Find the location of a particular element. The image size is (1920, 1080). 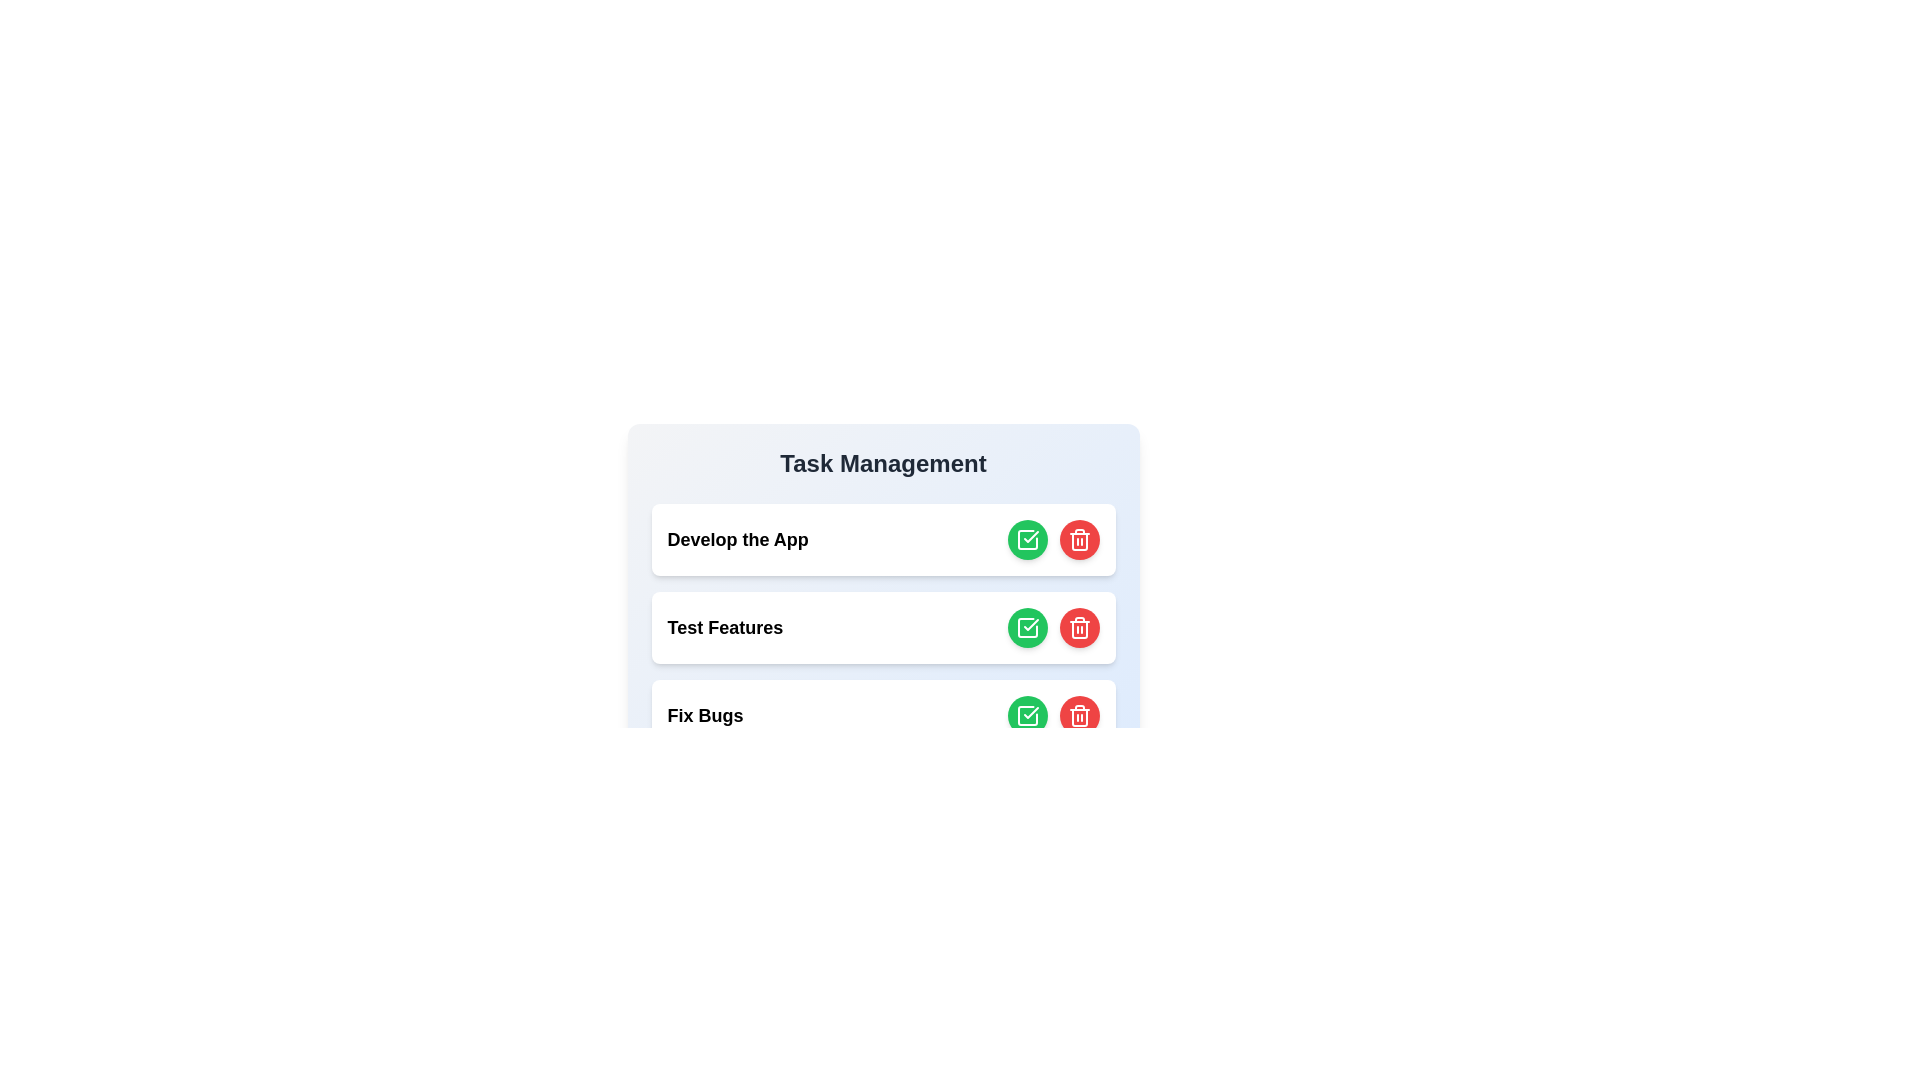

delete button for the task named Fix Bugs is located at coordinates (1078, 715).